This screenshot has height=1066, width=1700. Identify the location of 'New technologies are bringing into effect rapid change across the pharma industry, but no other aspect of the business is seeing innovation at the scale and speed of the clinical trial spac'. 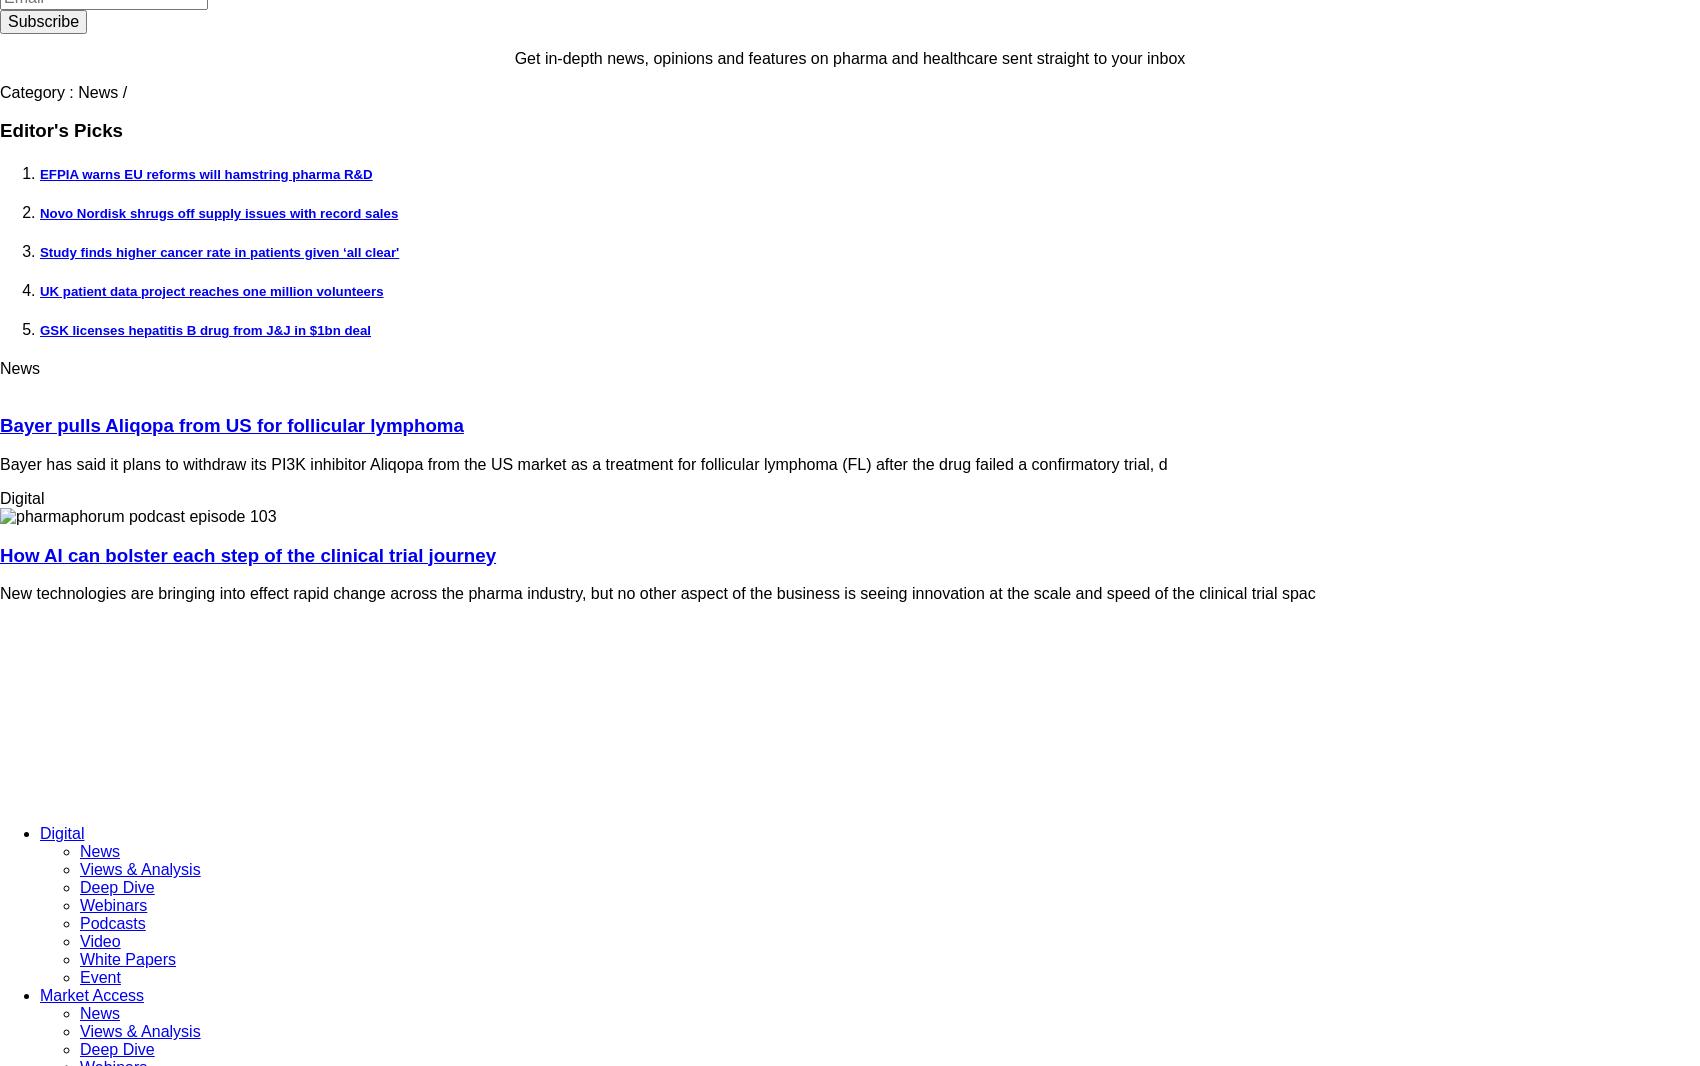
(657, 592).